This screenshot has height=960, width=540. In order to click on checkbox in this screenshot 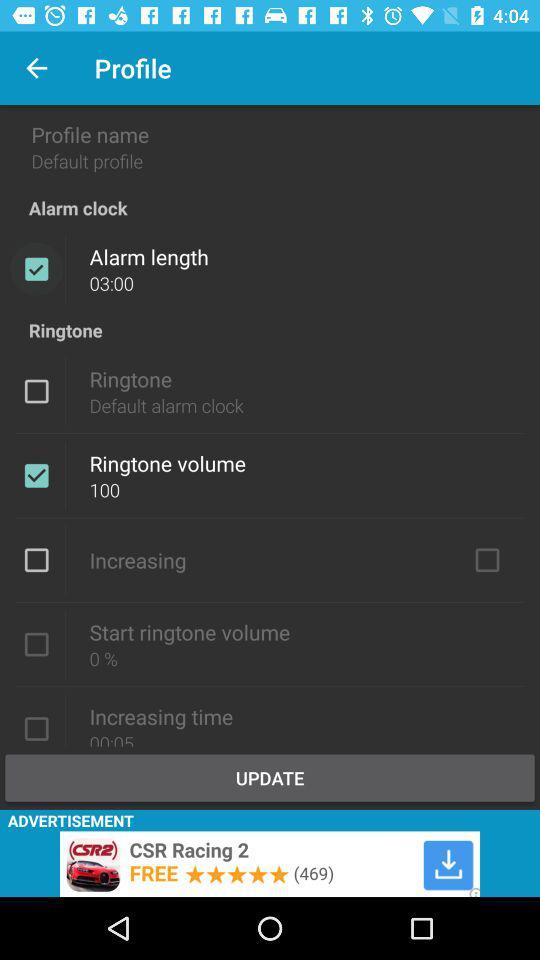, I will do `click(36, 643)`.